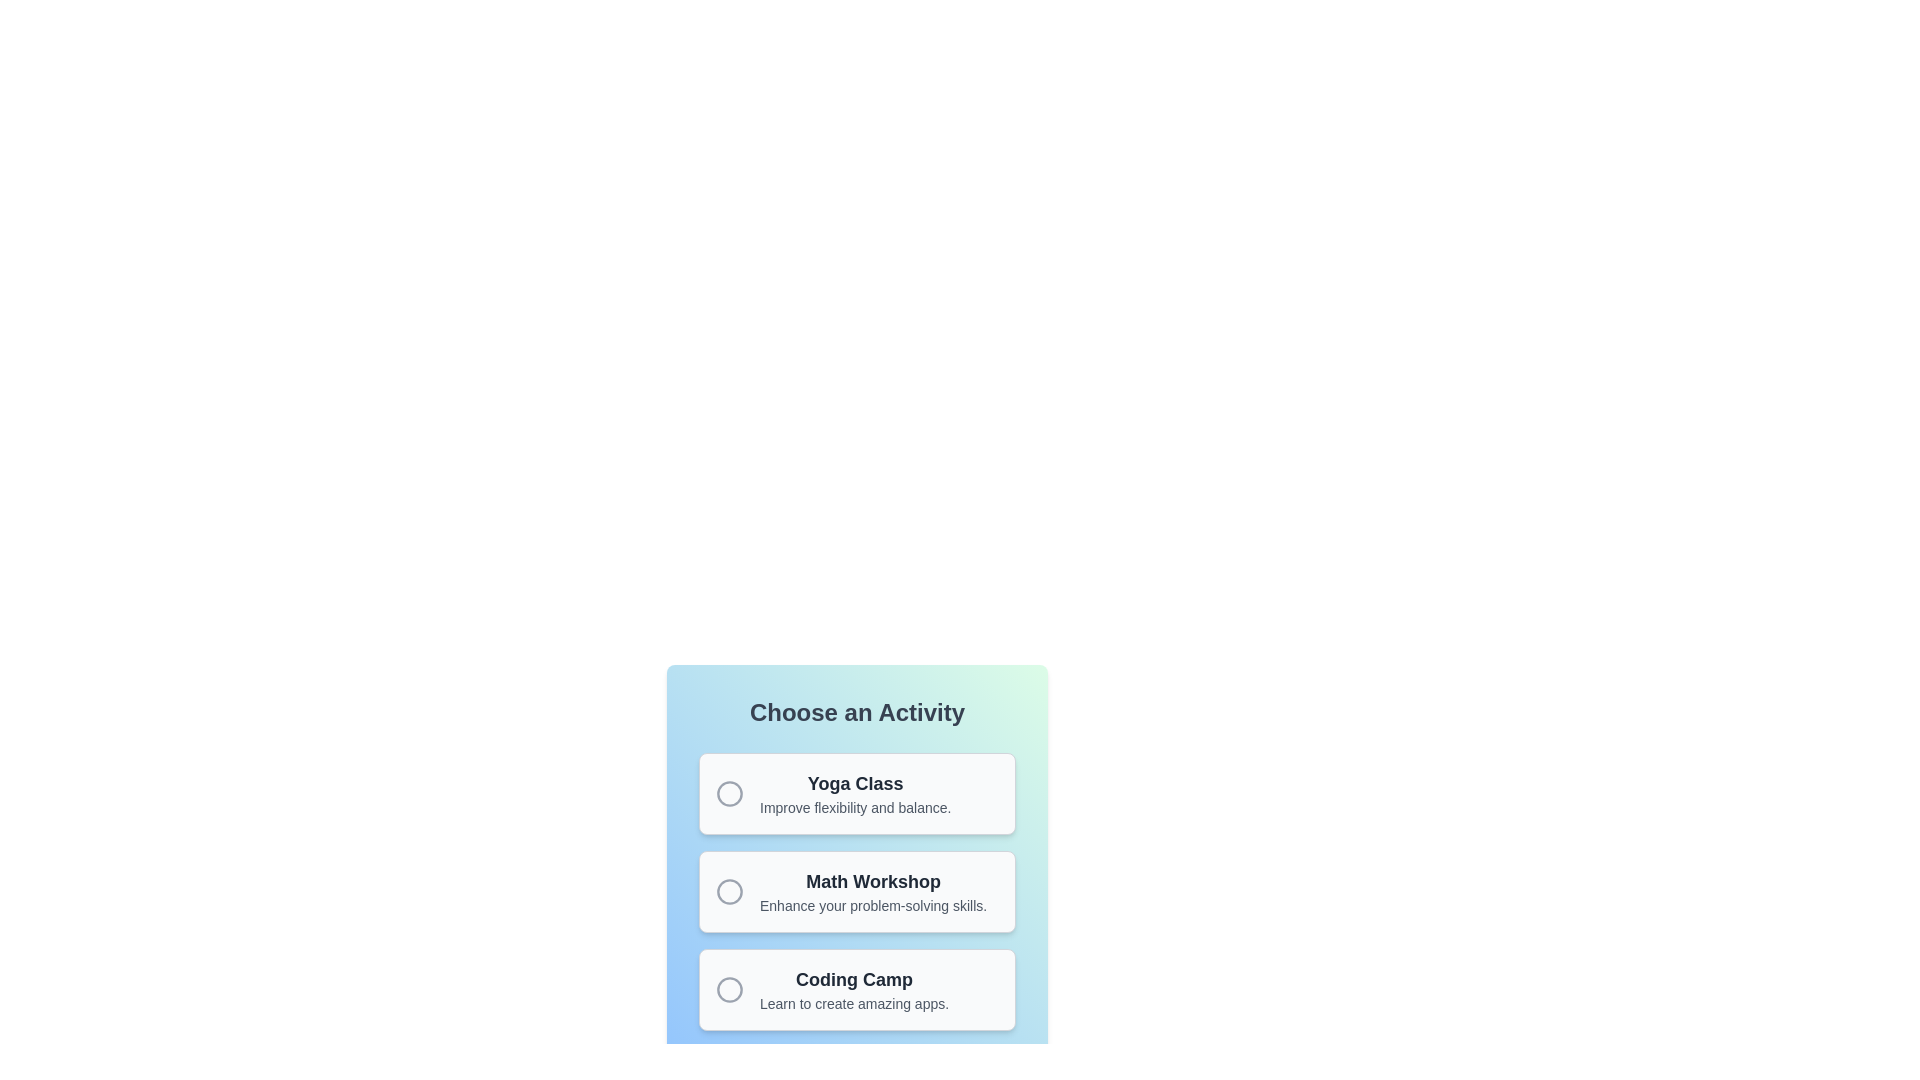  Describe the element at coordinates (873, 881) in the screenshot. I see `the 'Math Workshop' text label, which is a bold, dark gray font heading element positioned within the middle rectangular card of three stacked options` at that location.